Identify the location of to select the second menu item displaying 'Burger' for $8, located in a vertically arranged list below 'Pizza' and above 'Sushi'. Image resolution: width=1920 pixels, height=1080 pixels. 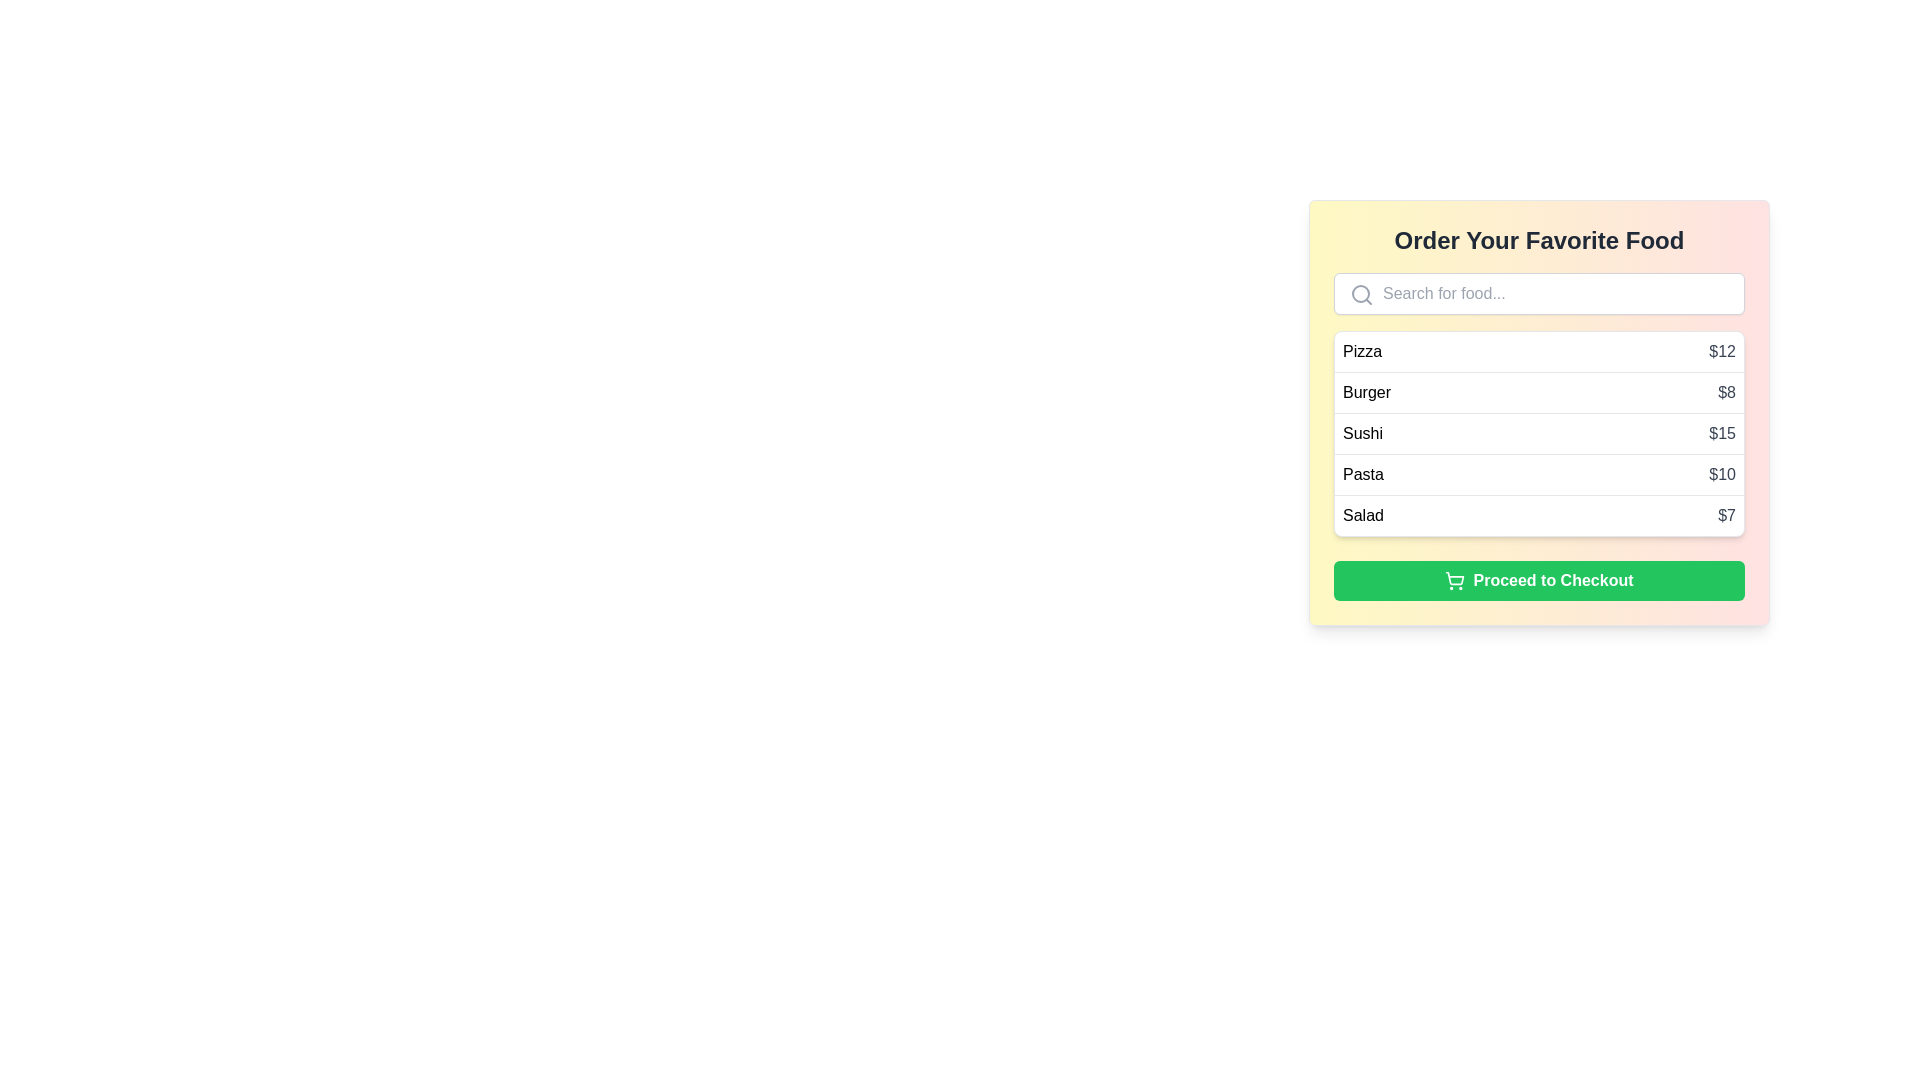
(1538, 392).